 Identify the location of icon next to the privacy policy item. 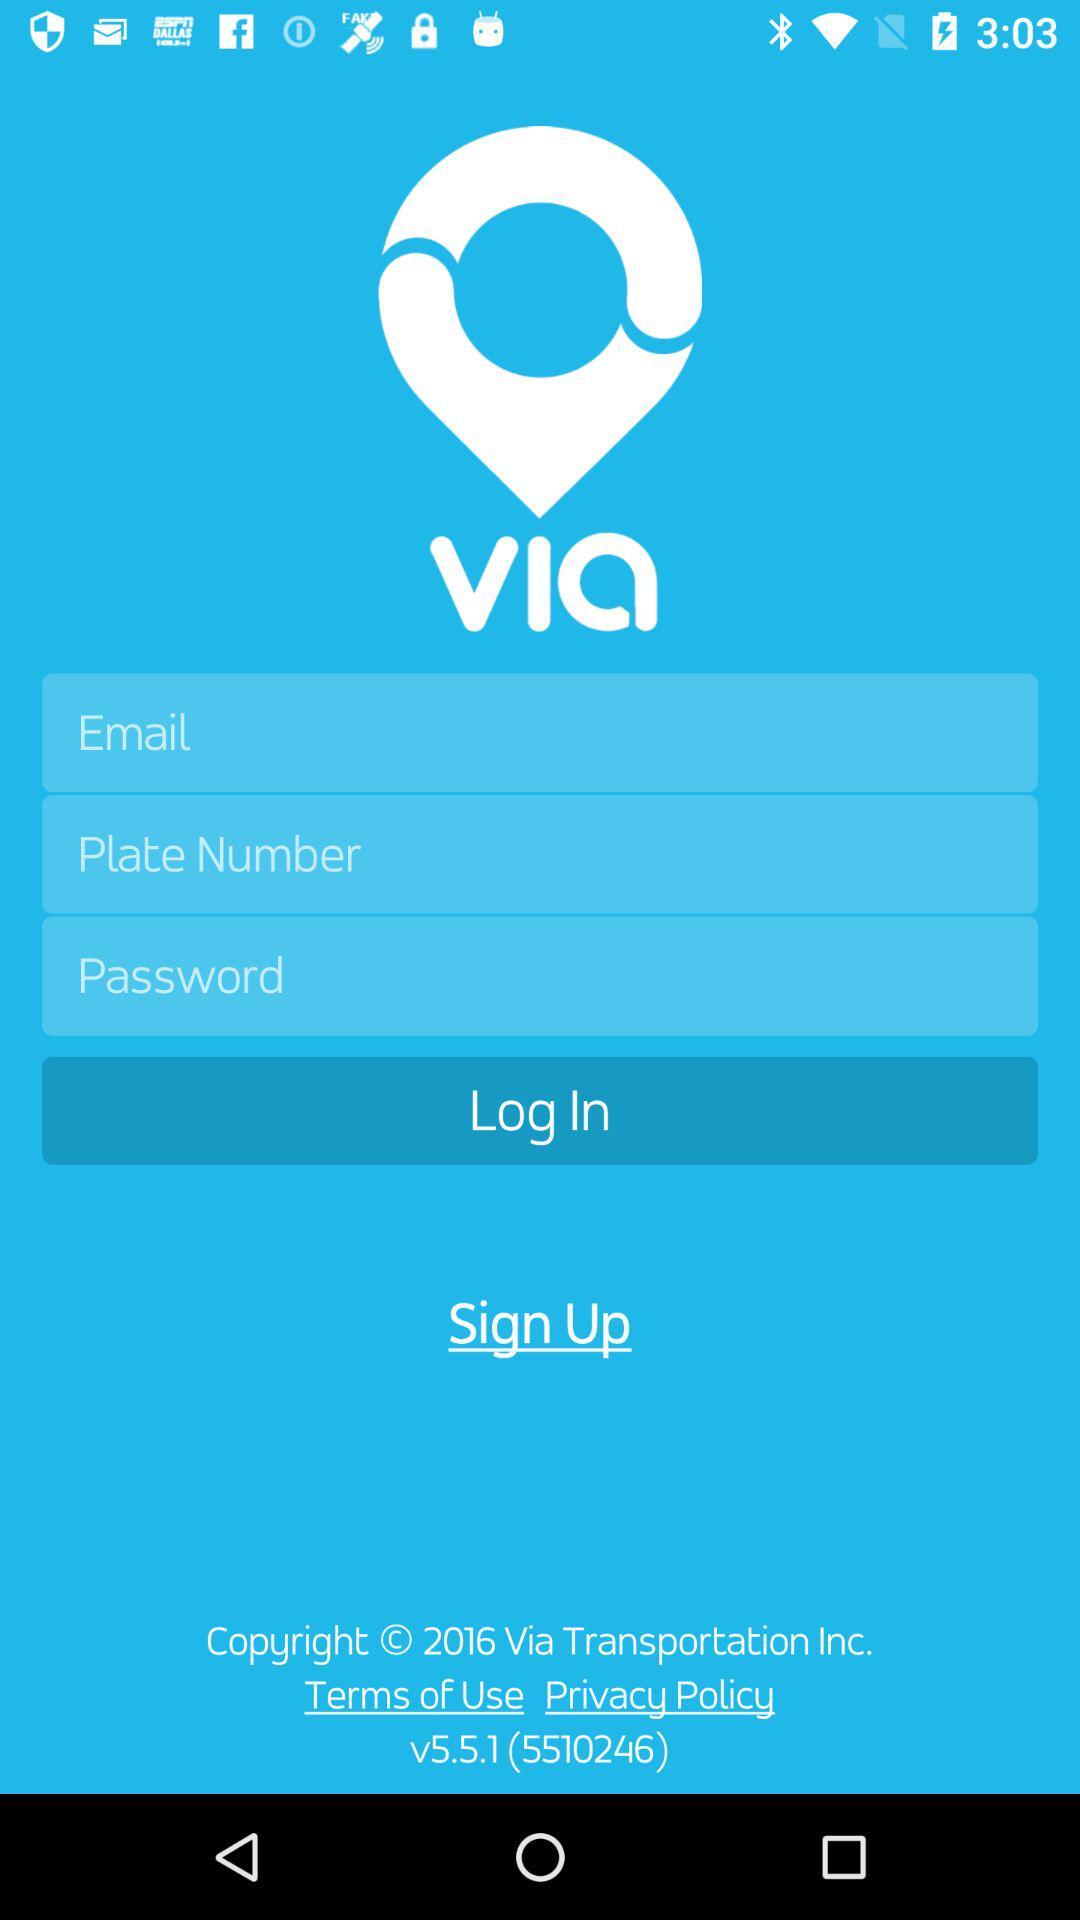
(408, 1693).